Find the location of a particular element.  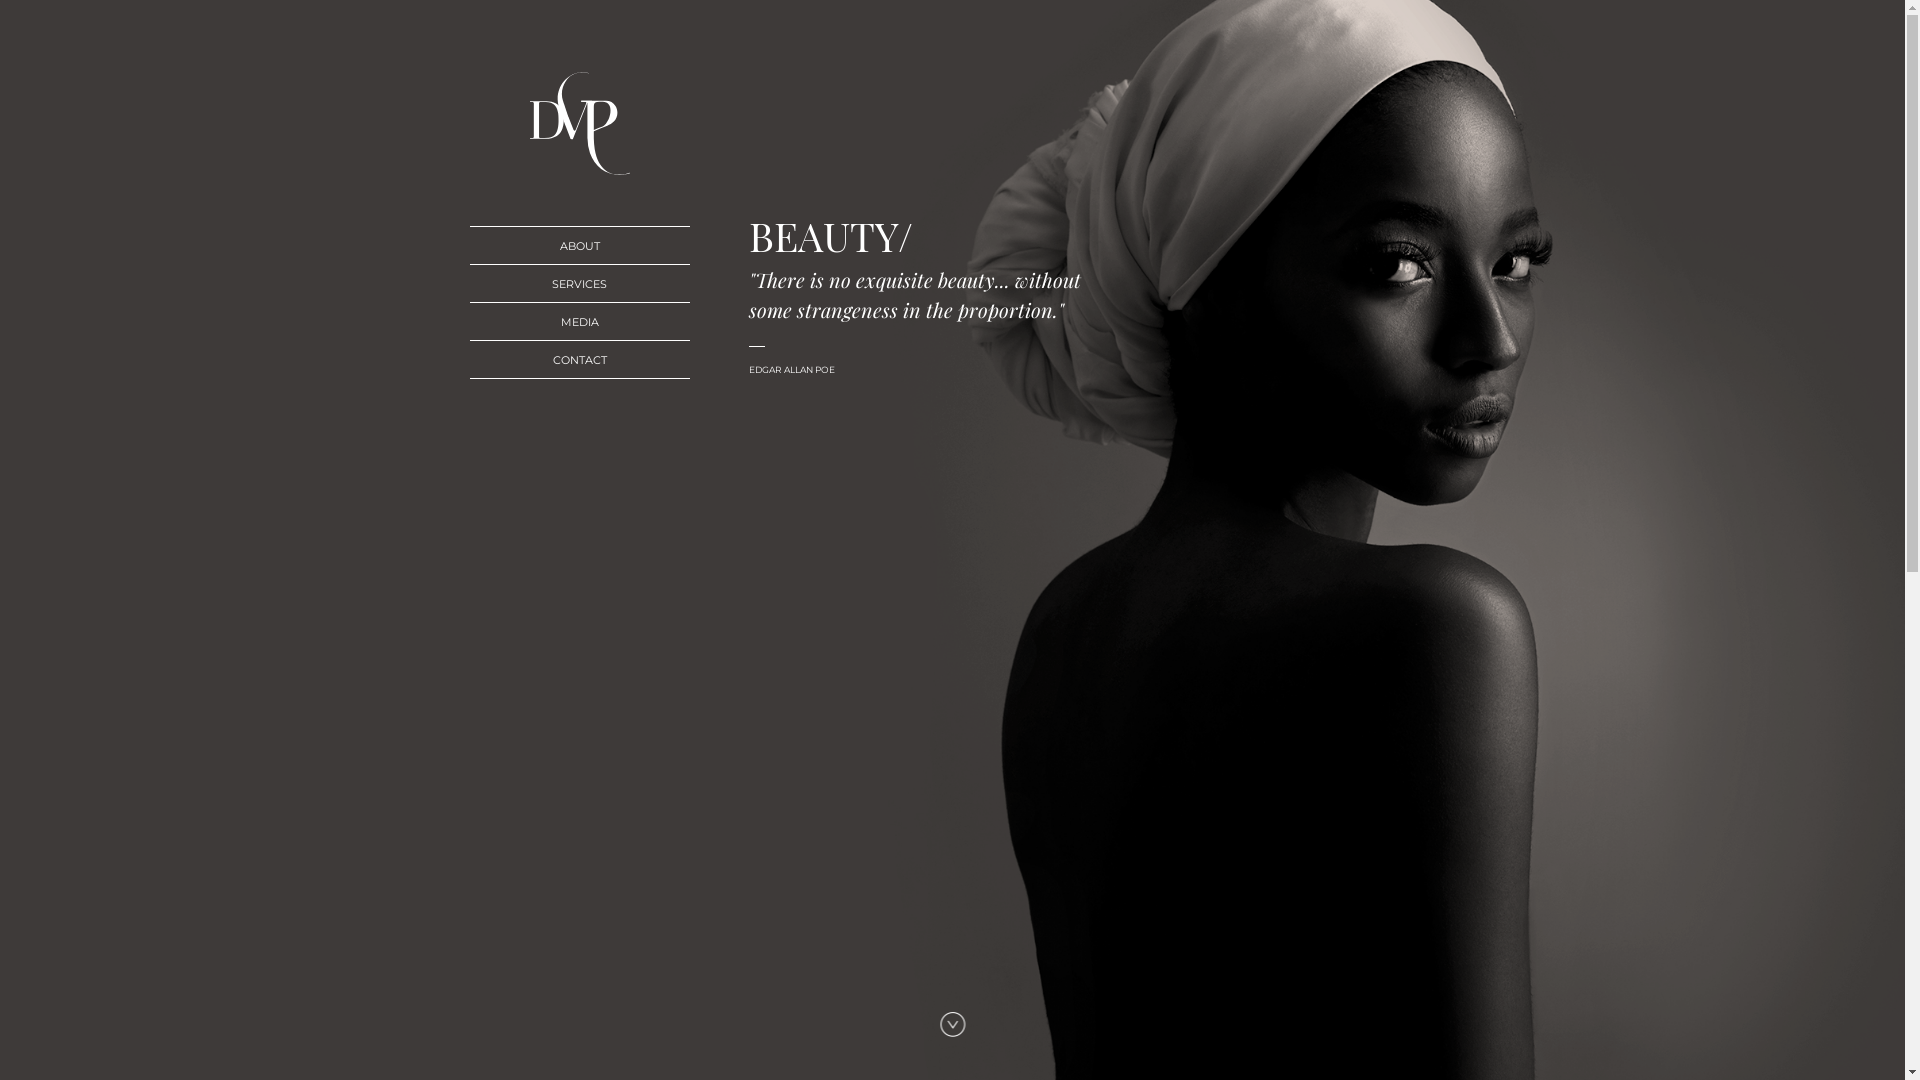

'SERVICES' is located at coordinates (579, 283).